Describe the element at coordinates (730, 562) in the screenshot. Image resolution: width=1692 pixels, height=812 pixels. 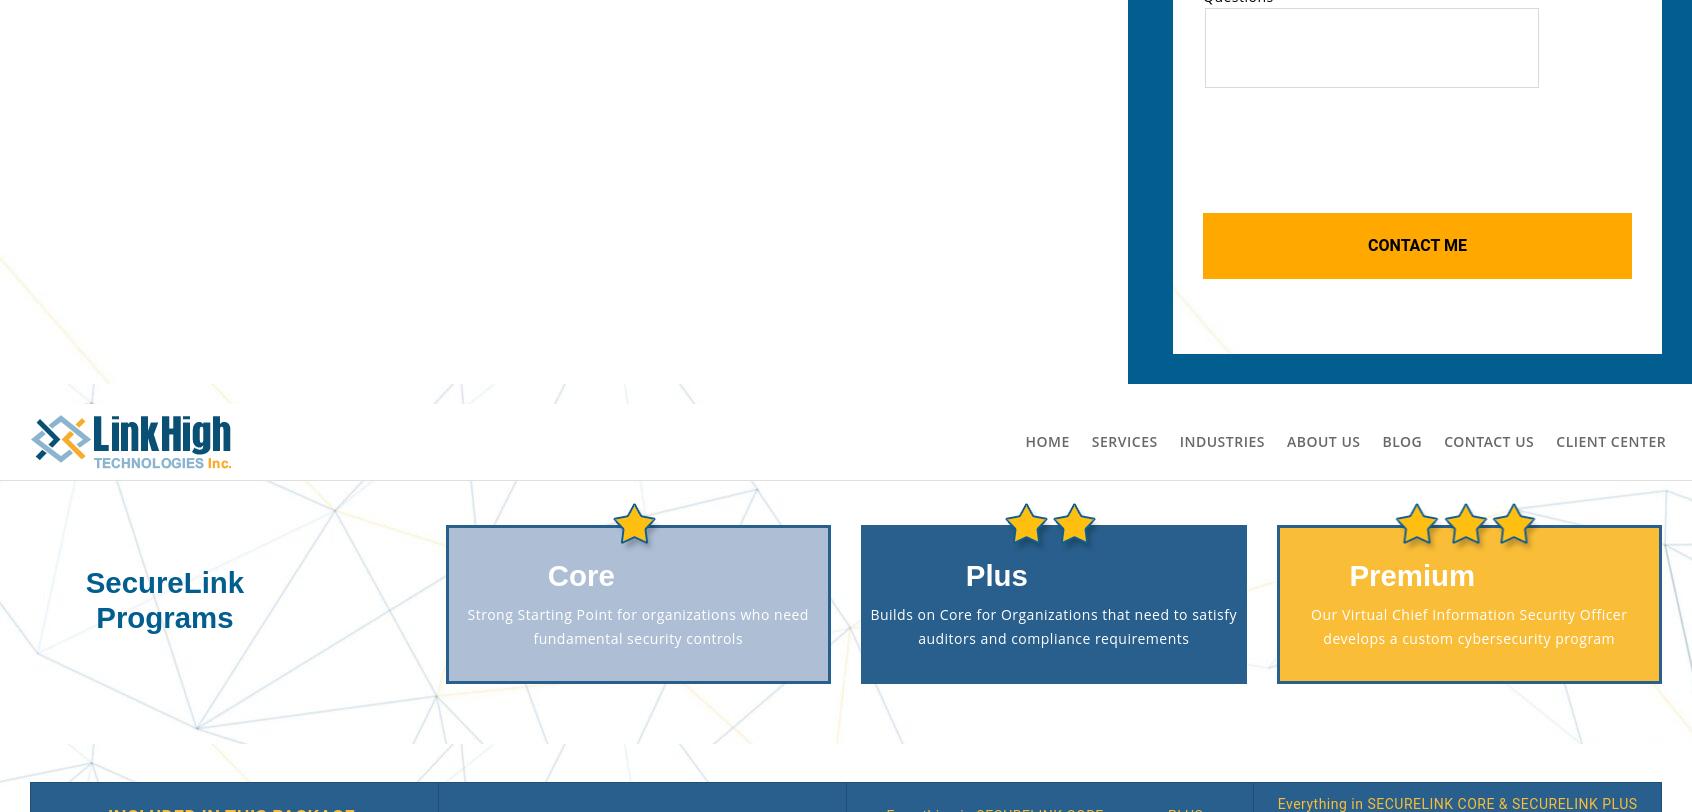
I see `'VIRTUAL CISO SERVICES'` at that location.